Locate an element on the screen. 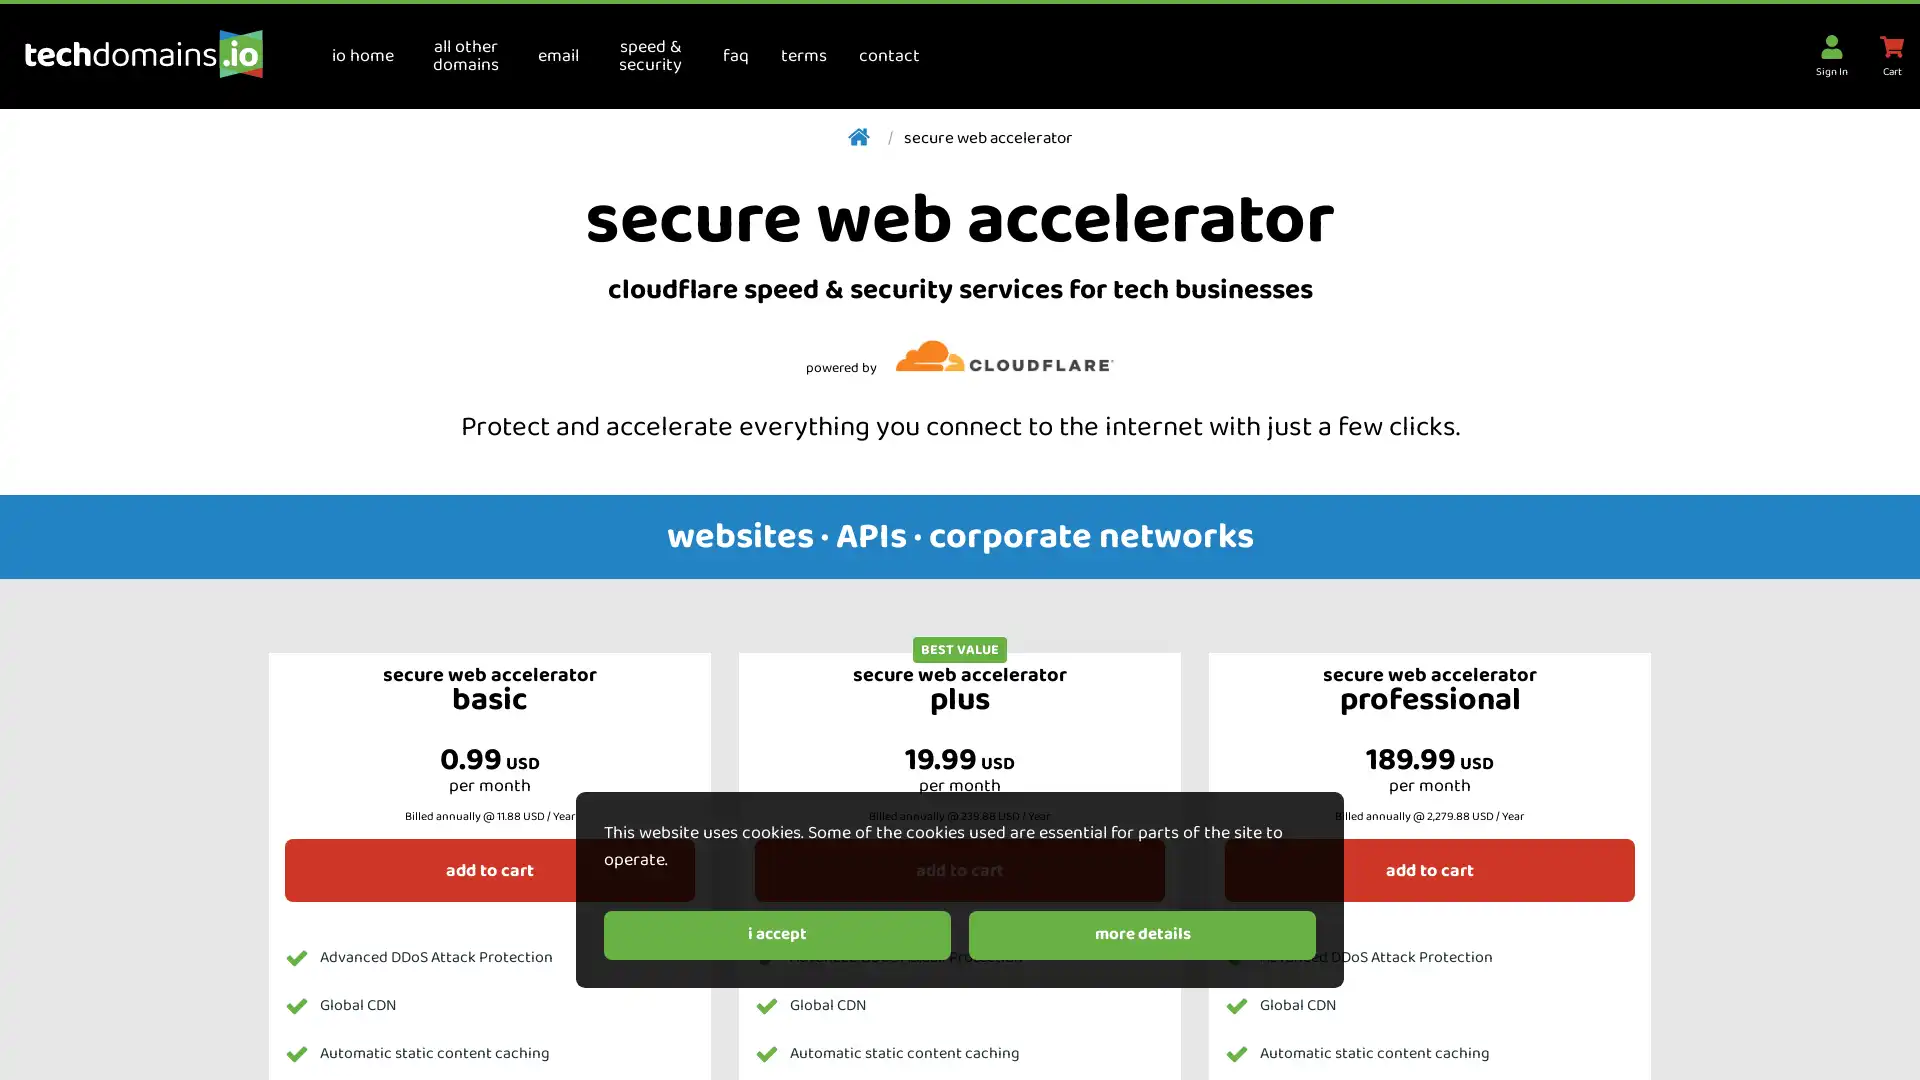 The height and width of the screenshot is (1080, 1920). add to cart is located at coordinates (489, 869).